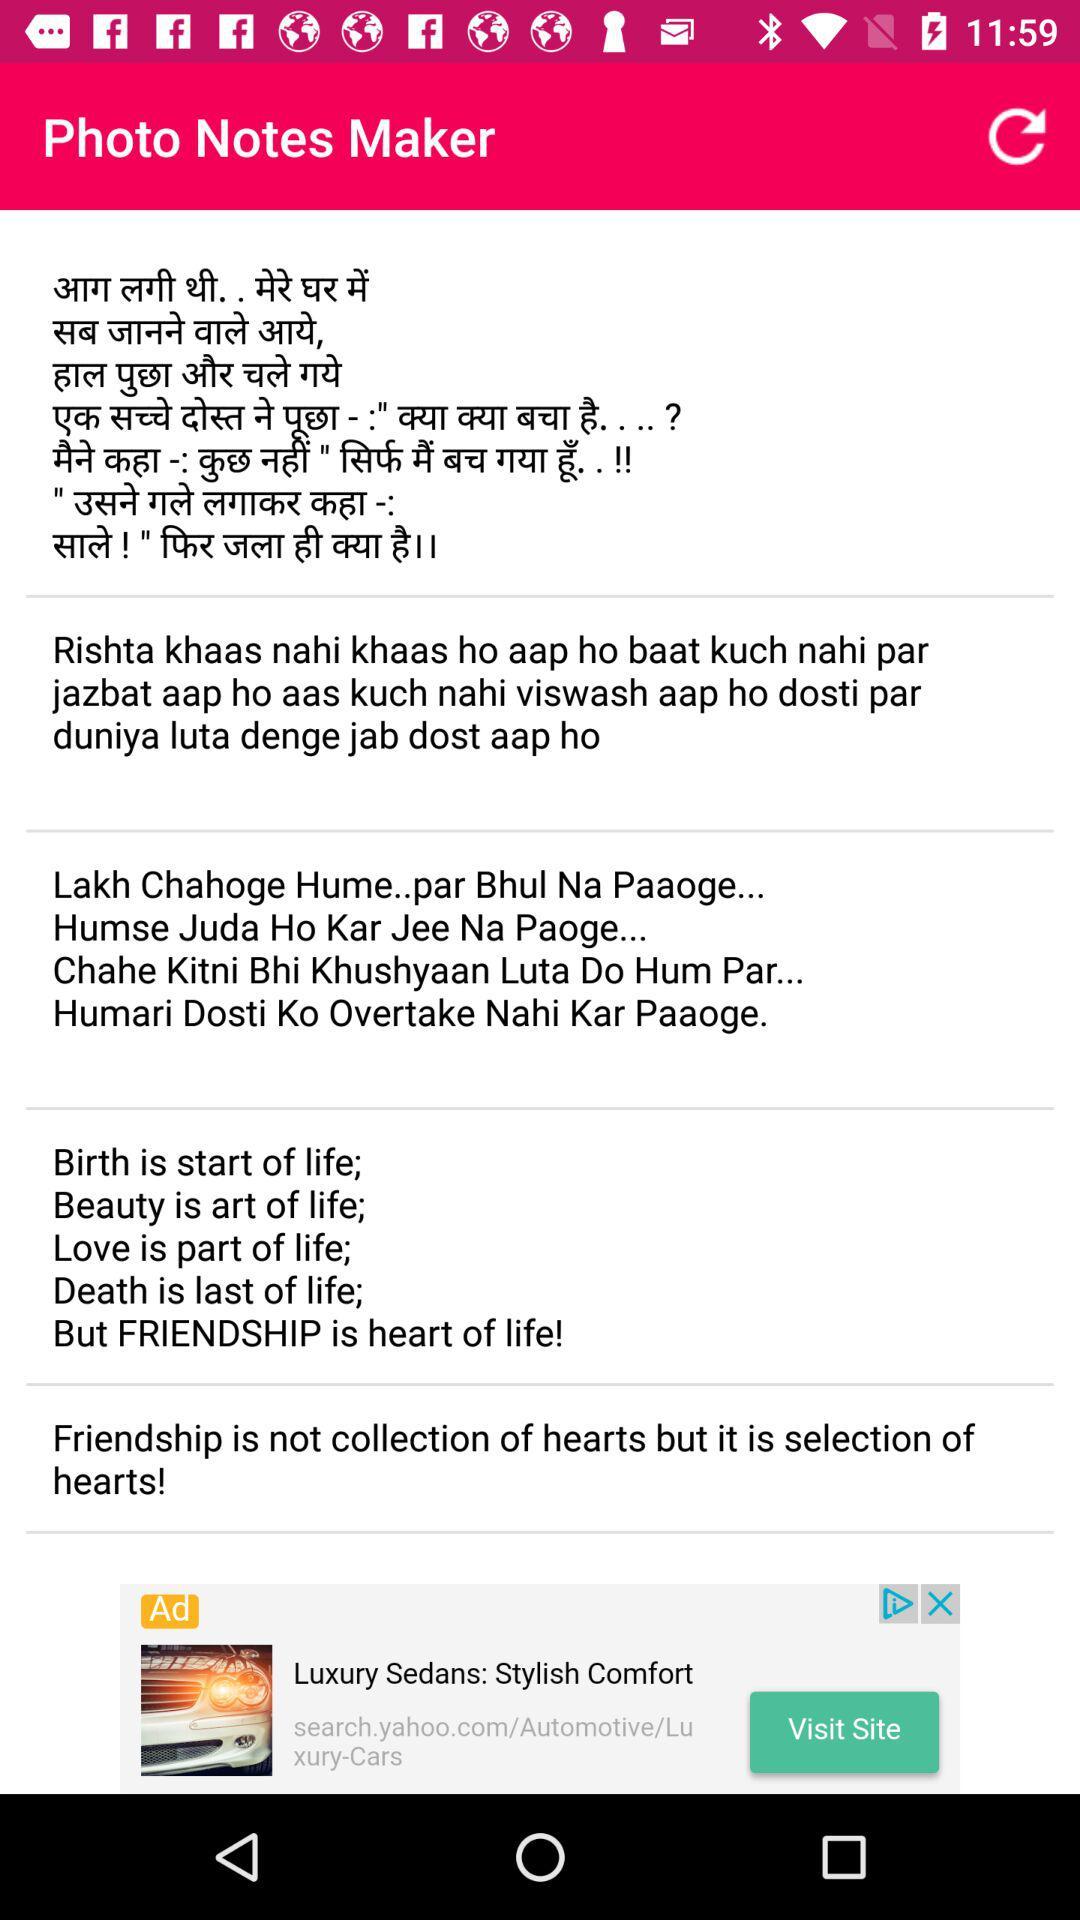 The height and width of the screenshot is (1920, 1080). I want to click on see adds, so click(540, 1688).